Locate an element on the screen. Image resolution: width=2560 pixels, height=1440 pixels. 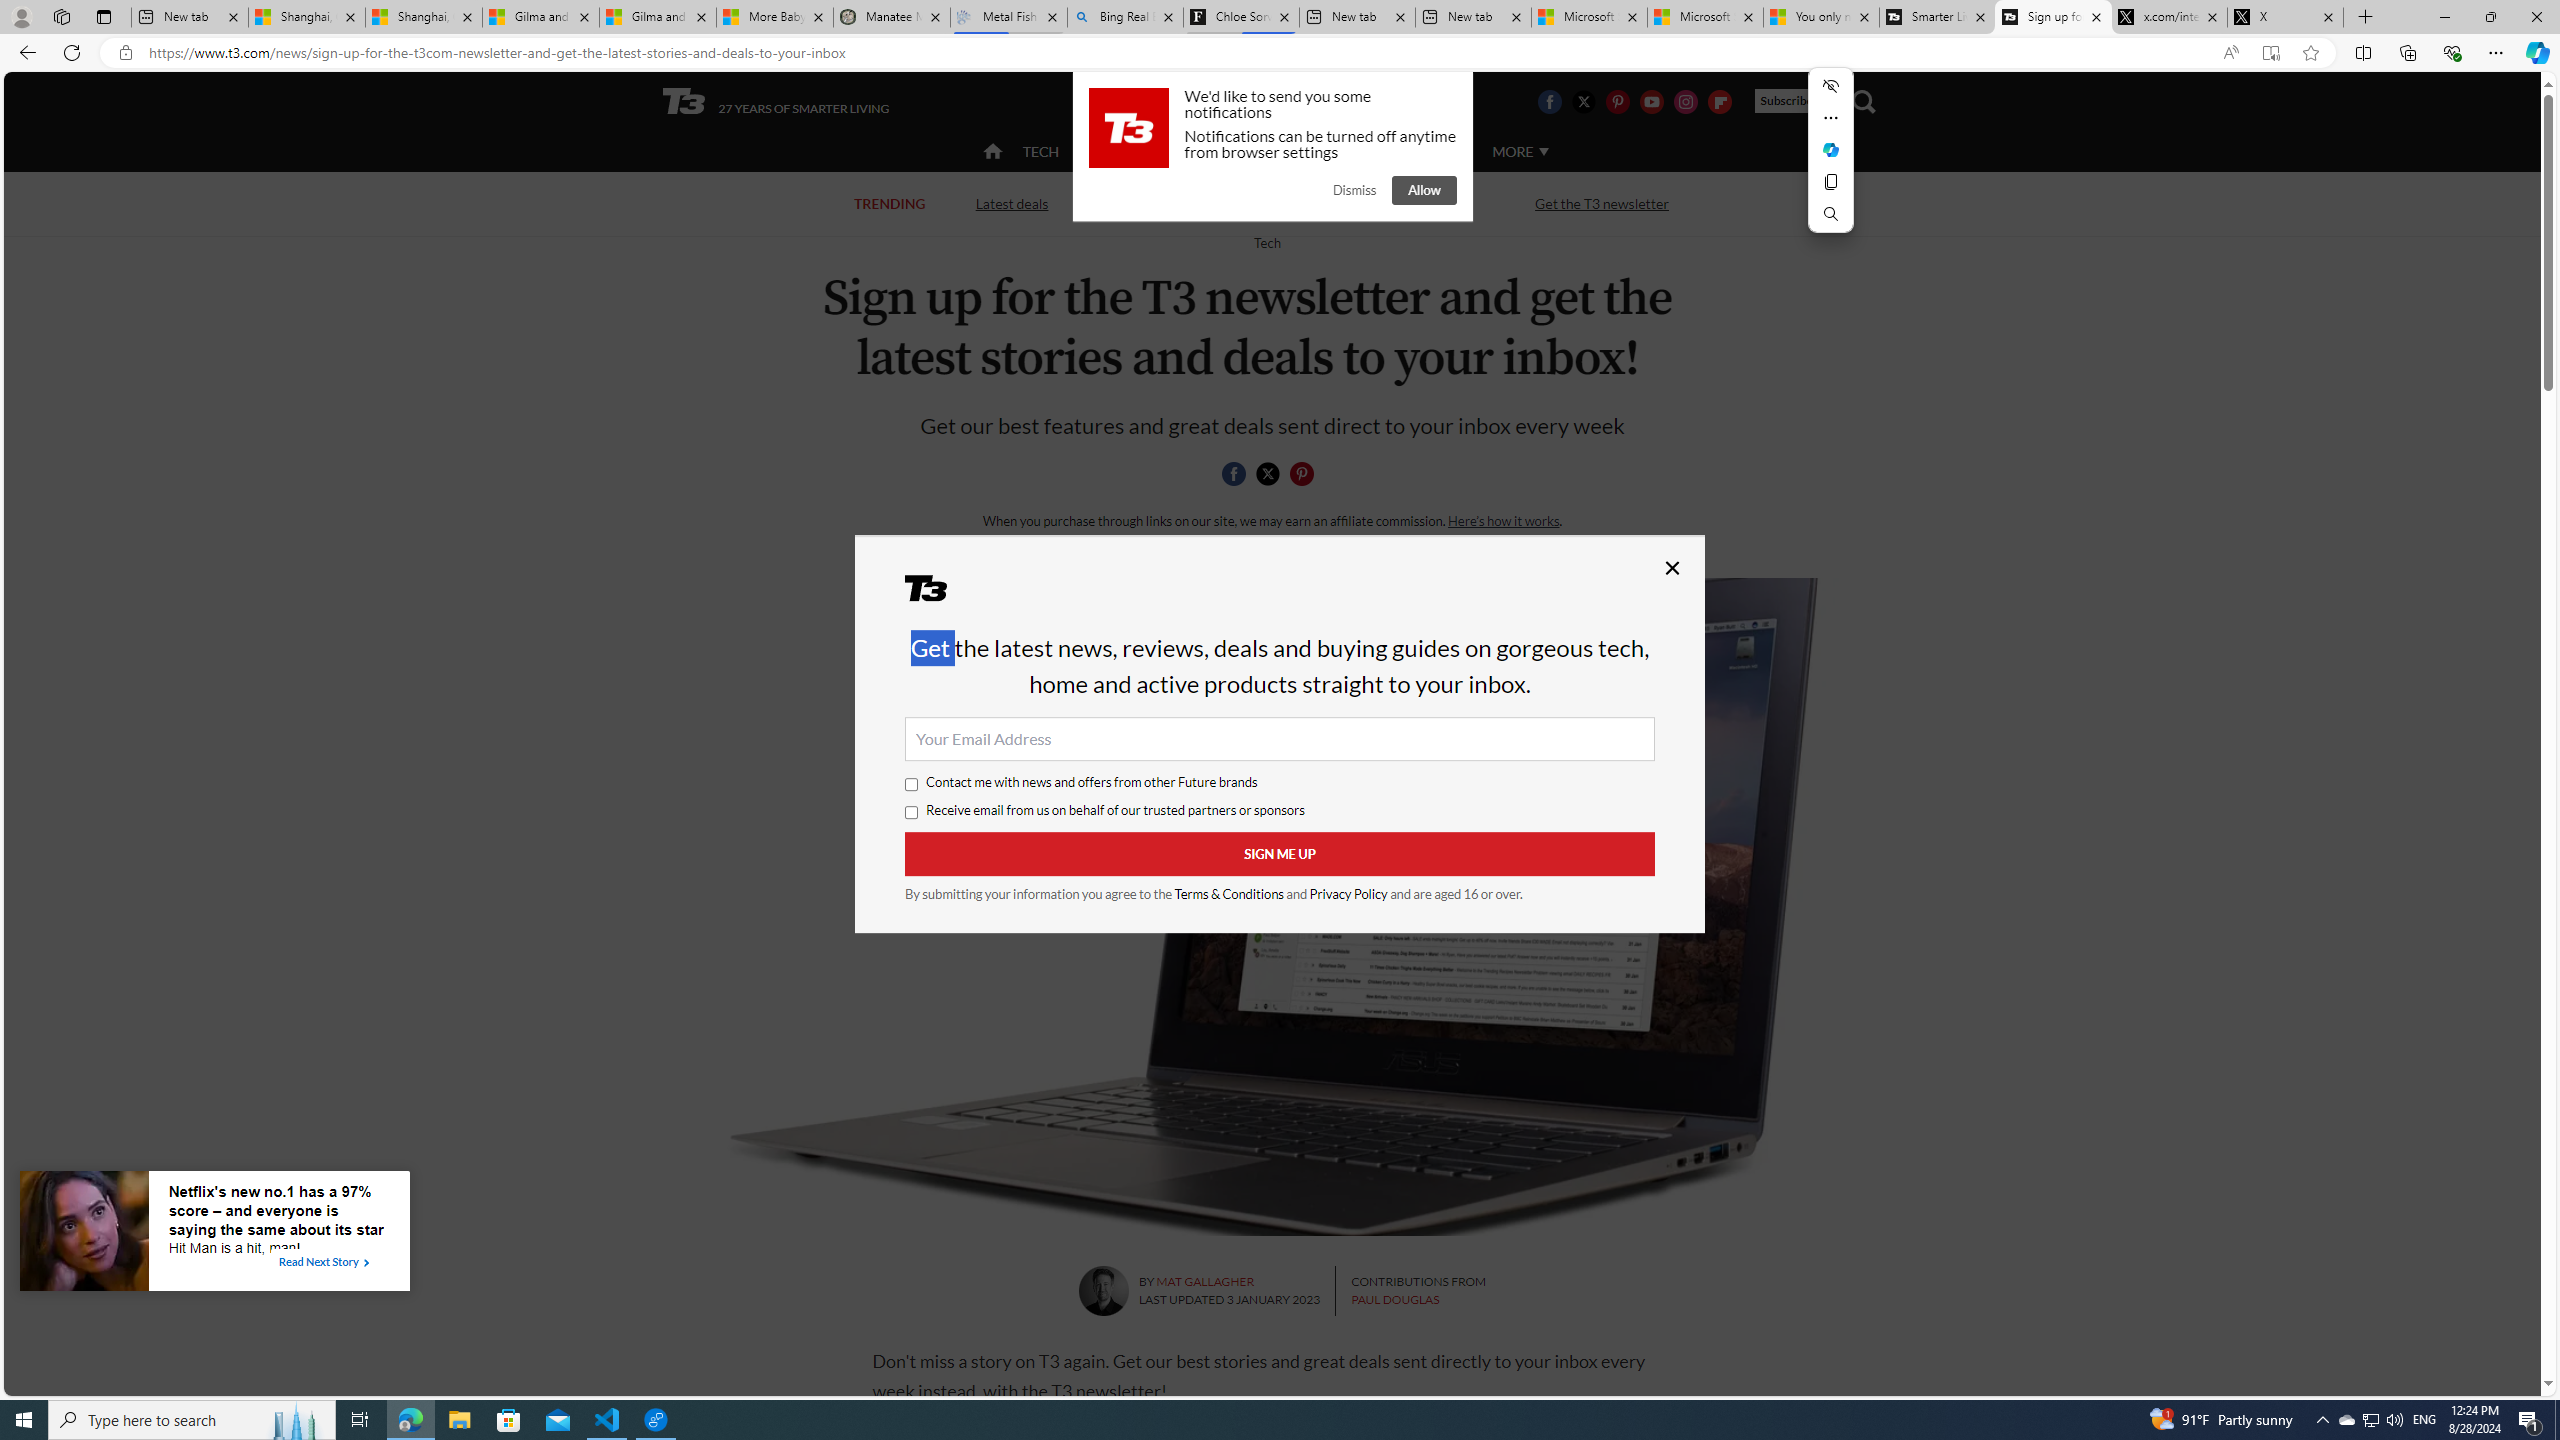
'Enter Immersive Reader (F9)' is located at coordinates (2270, 53).